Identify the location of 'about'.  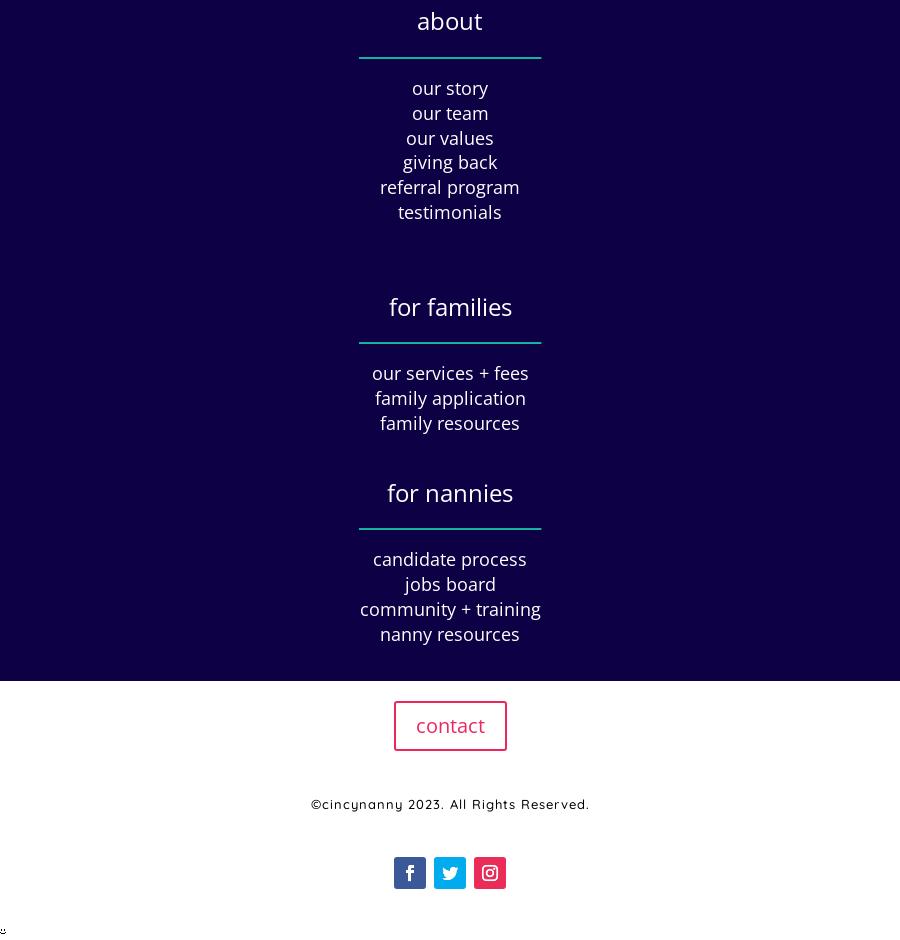
(450, 20).